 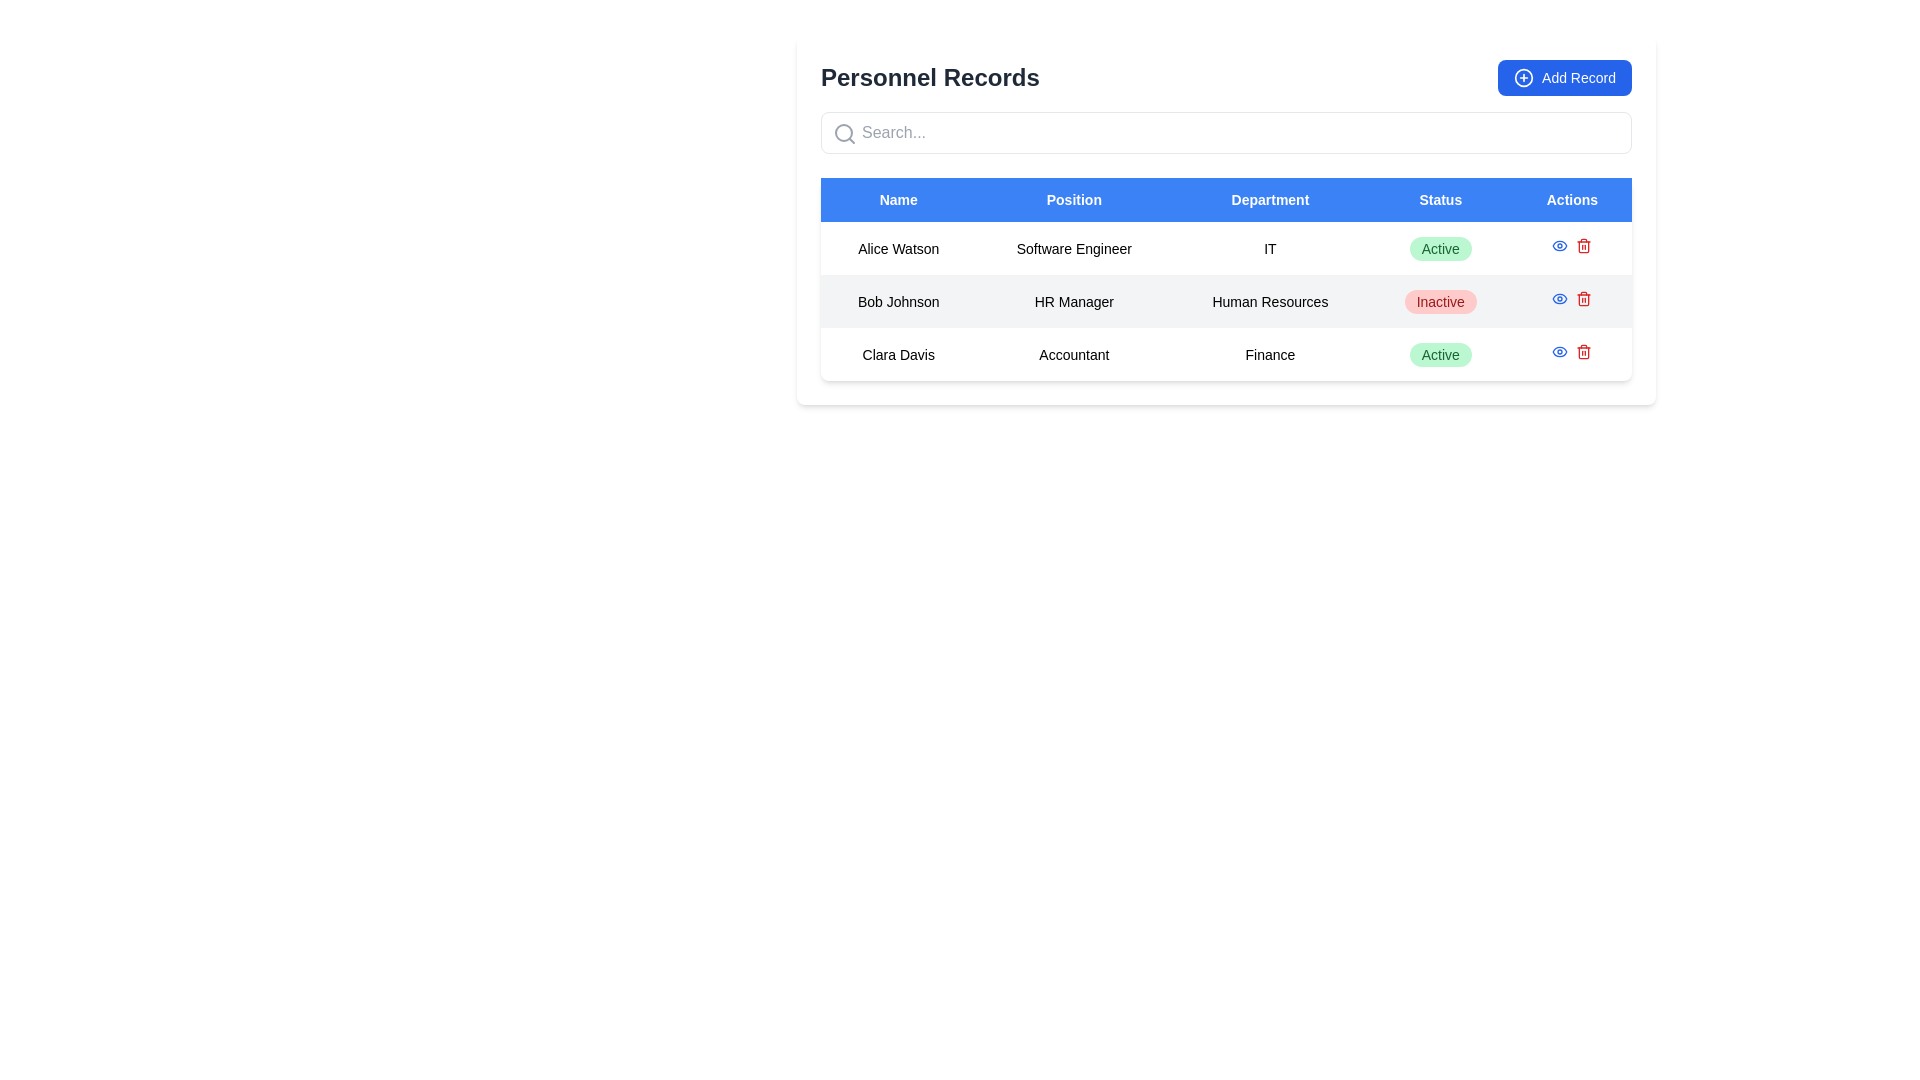 I want to click on the rounded badge component displaying 'Inactive' in the 'Status' column of the second row for the entry 'Bob Johnson' in the Human Resources department, so click(x=1440, y=301).